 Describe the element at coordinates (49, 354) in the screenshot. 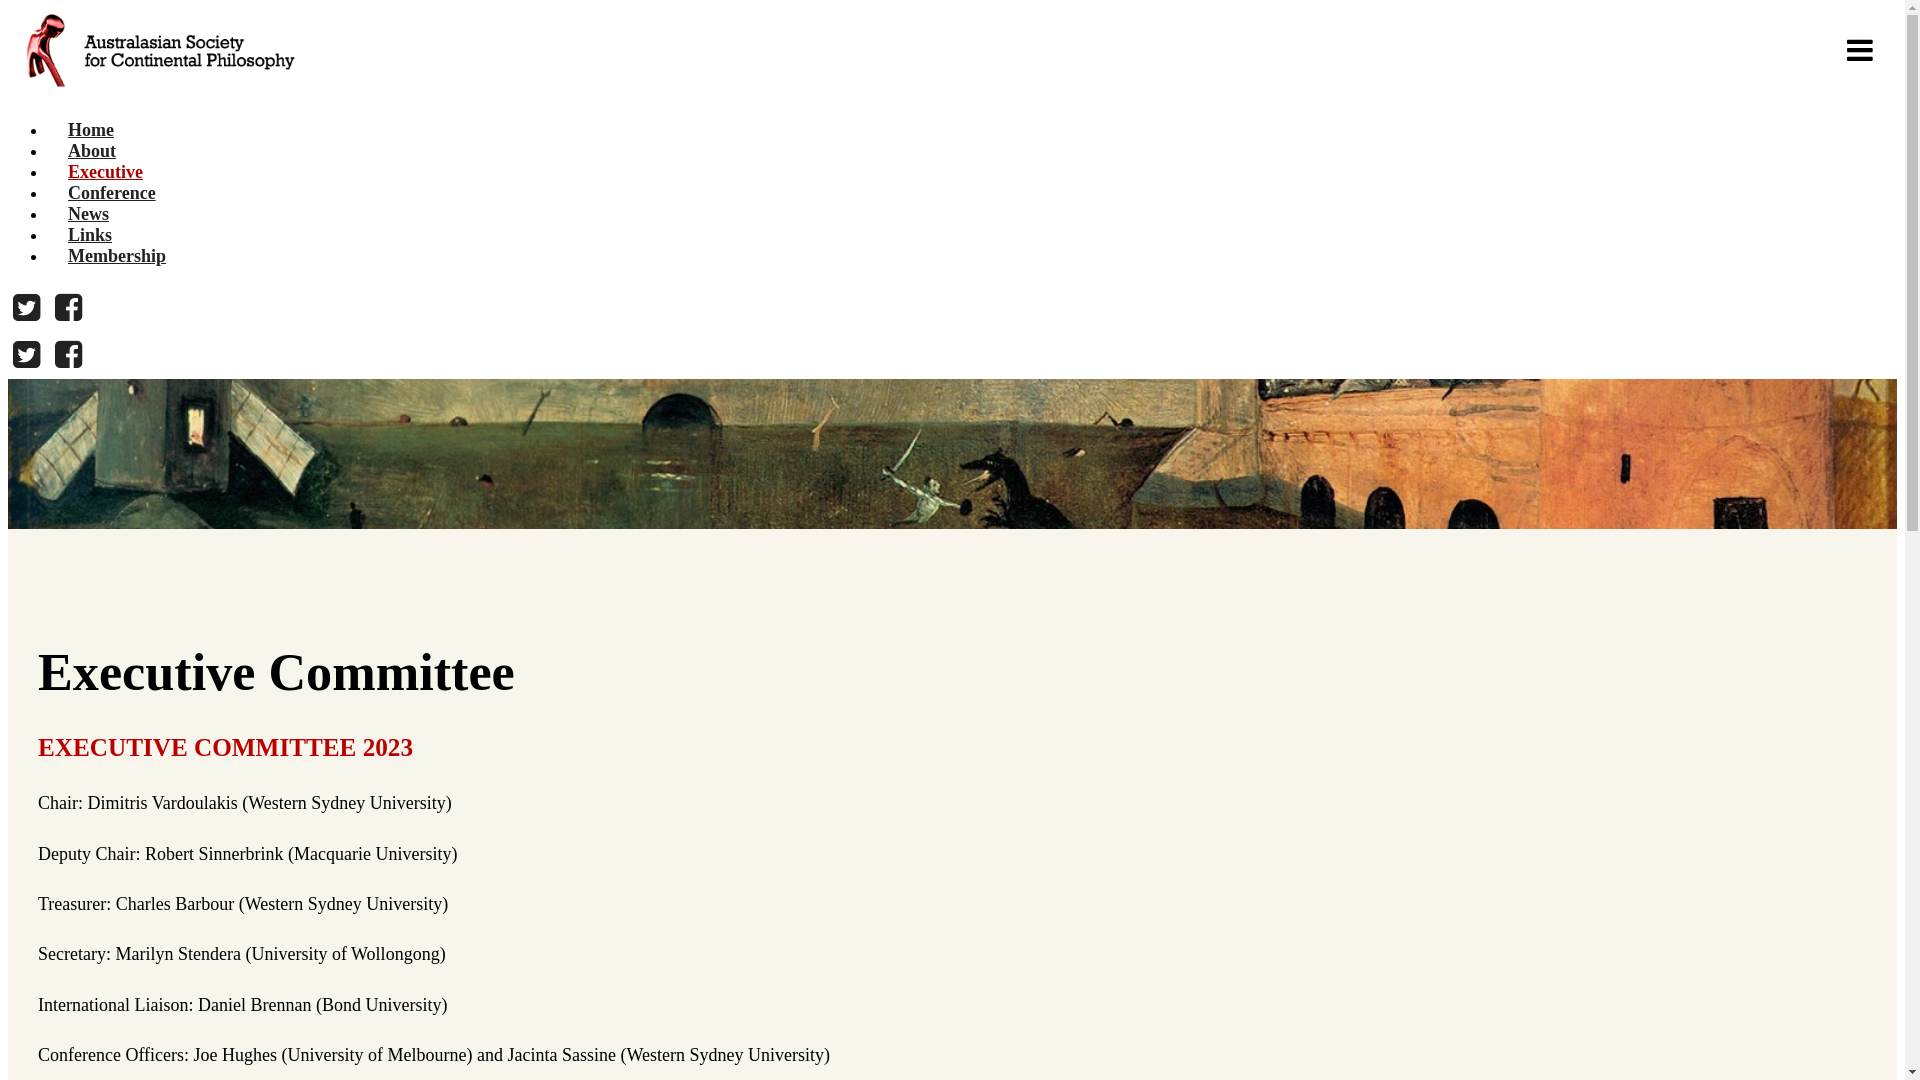

I see `'ASCP Facebook Group'` at that location.